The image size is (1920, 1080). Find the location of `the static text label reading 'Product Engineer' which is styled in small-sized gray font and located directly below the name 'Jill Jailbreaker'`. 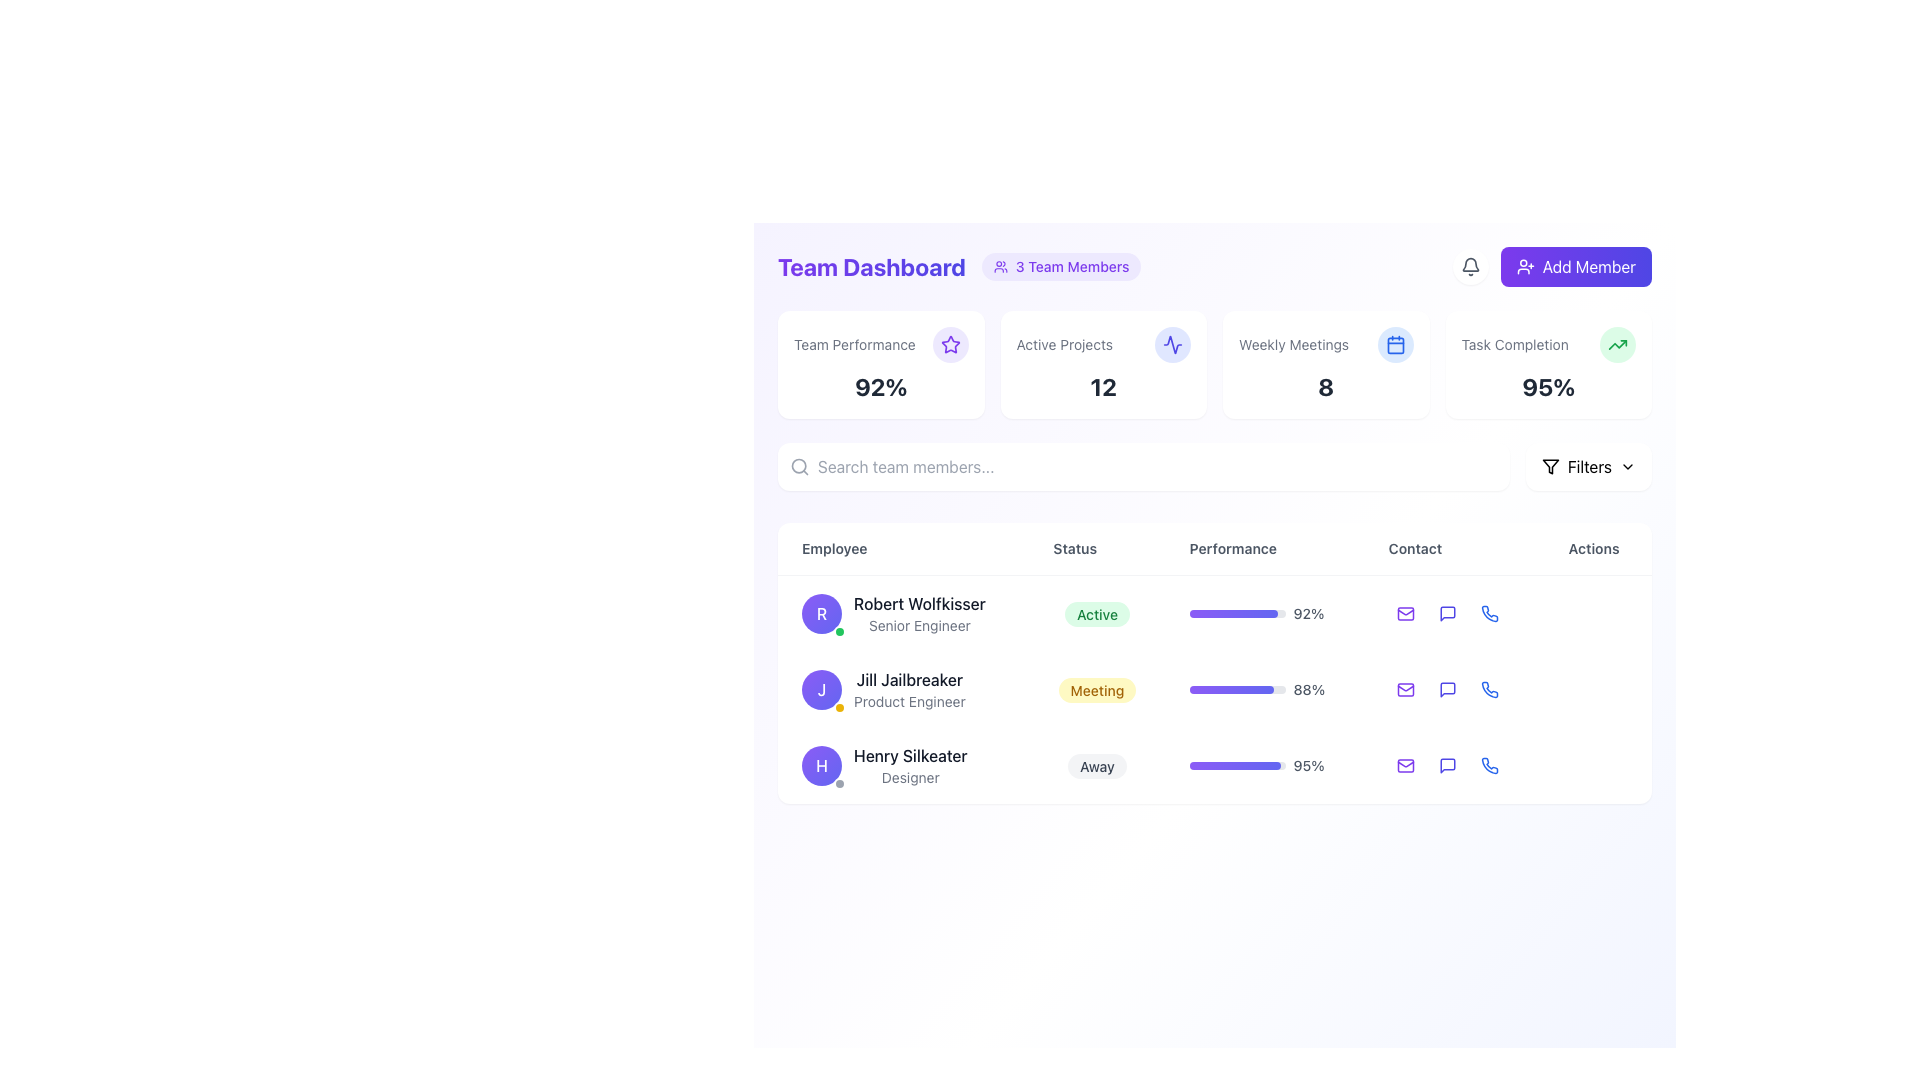

the static text label reading 'Product Engineer' which is styled in small-sized gray font and located directly below the name 'Jill Jailbreaker' is located at coordinates (908, 701).